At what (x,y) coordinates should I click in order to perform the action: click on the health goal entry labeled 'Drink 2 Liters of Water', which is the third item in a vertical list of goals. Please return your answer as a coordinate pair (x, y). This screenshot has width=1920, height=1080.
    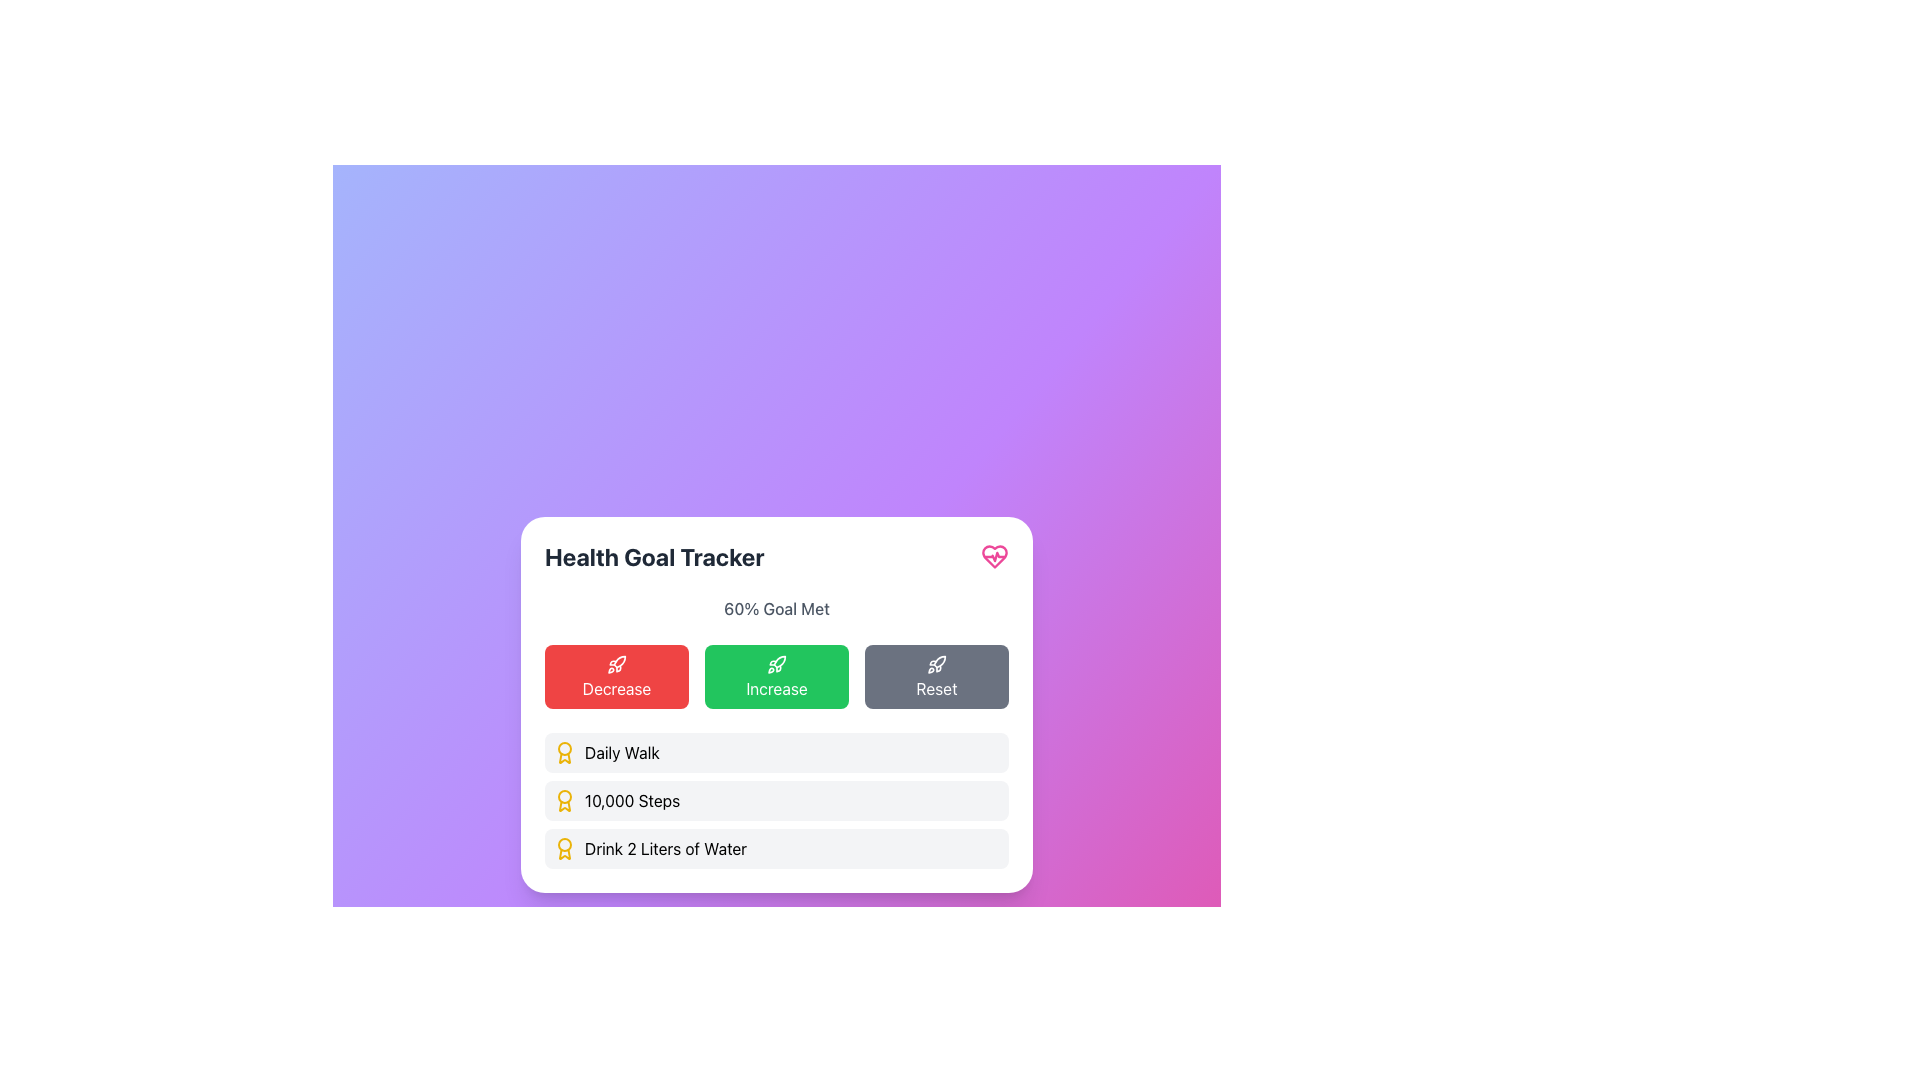
    Looking at the image, I should click on (776, 848).